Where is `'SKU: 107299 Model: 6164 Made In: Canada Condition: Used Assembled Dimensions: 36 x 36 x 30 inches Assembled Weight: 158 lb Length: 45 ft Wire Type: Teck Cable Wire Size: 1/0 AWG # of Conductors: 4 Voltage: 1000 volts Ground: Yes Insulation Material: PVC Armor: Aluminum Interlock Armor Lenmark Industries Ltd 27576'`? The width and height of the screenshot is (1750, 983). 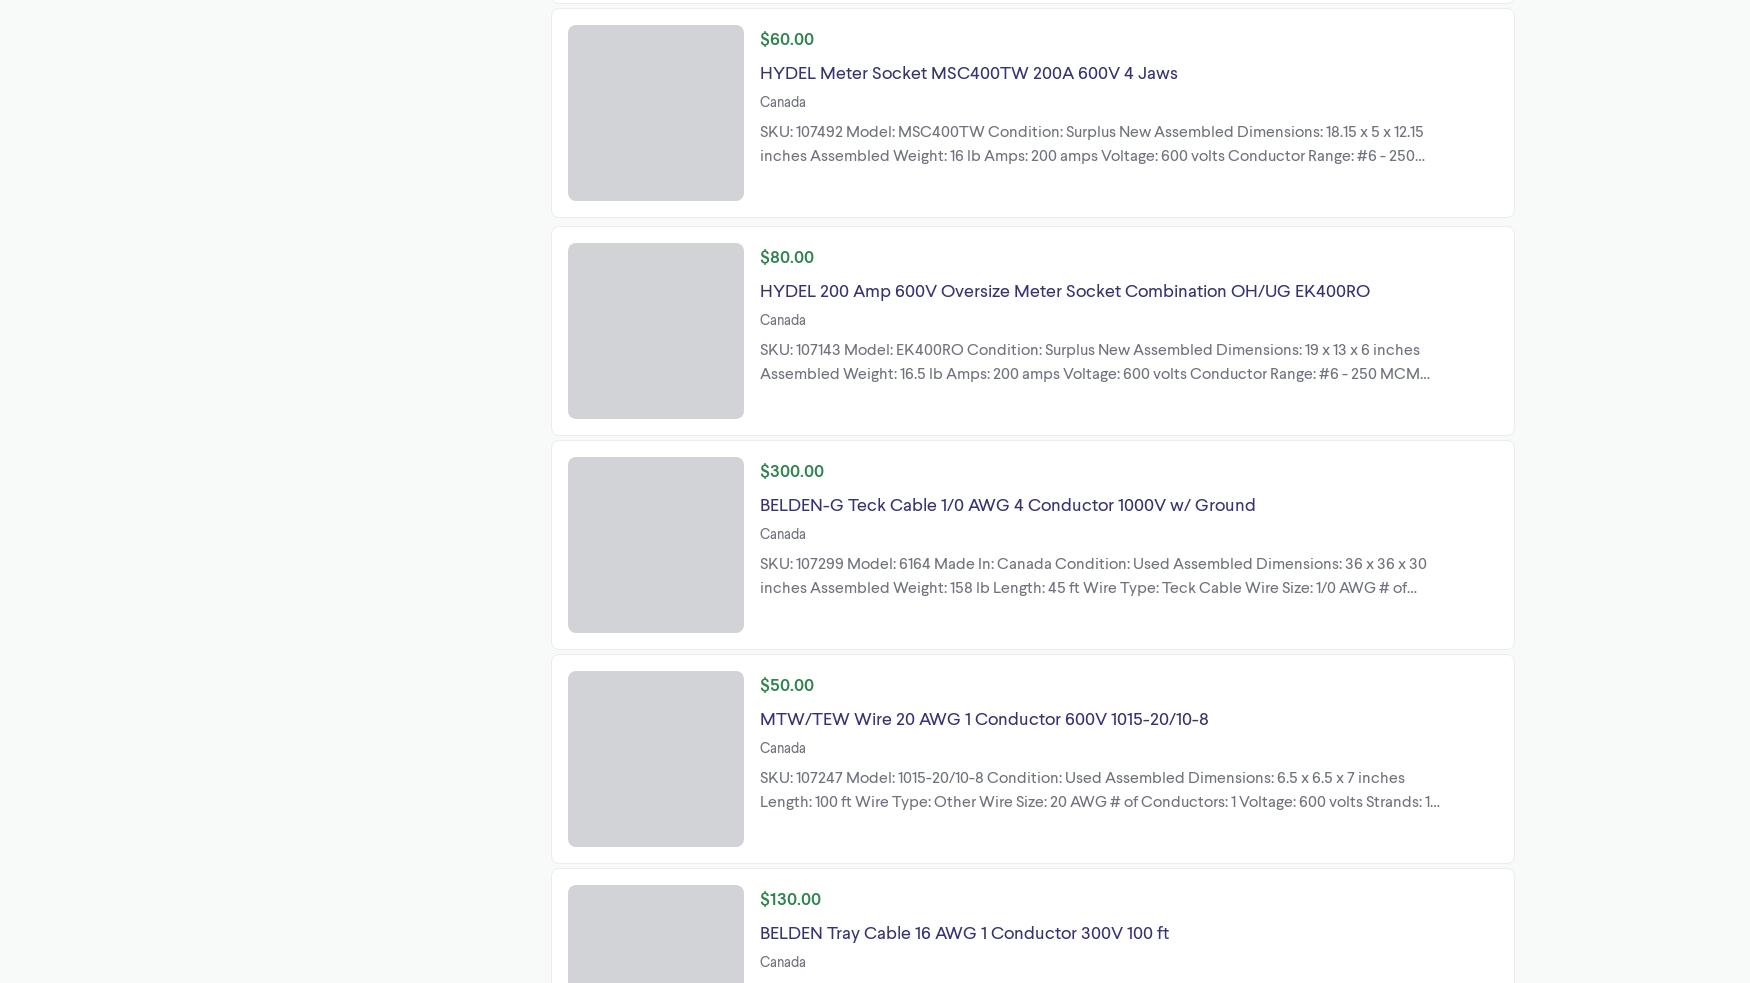 'SKU: 107299 Model: 6164 Made In: Canada Condition: Used Assembled Dimensions: 36 x 36 x 30 inches Assembled Weight: 158 lb Length: 45 ft Wire Type: Teck Cable Wire Size: 1/0 AWG # of Conductors: 4 Voltage: 1000 volts Ground: Yes Insulation Material: PVC Armor: Aluminum Interlock Armor Lenmark Industries Ltd 27576' is located at coordinates (1097, 597).